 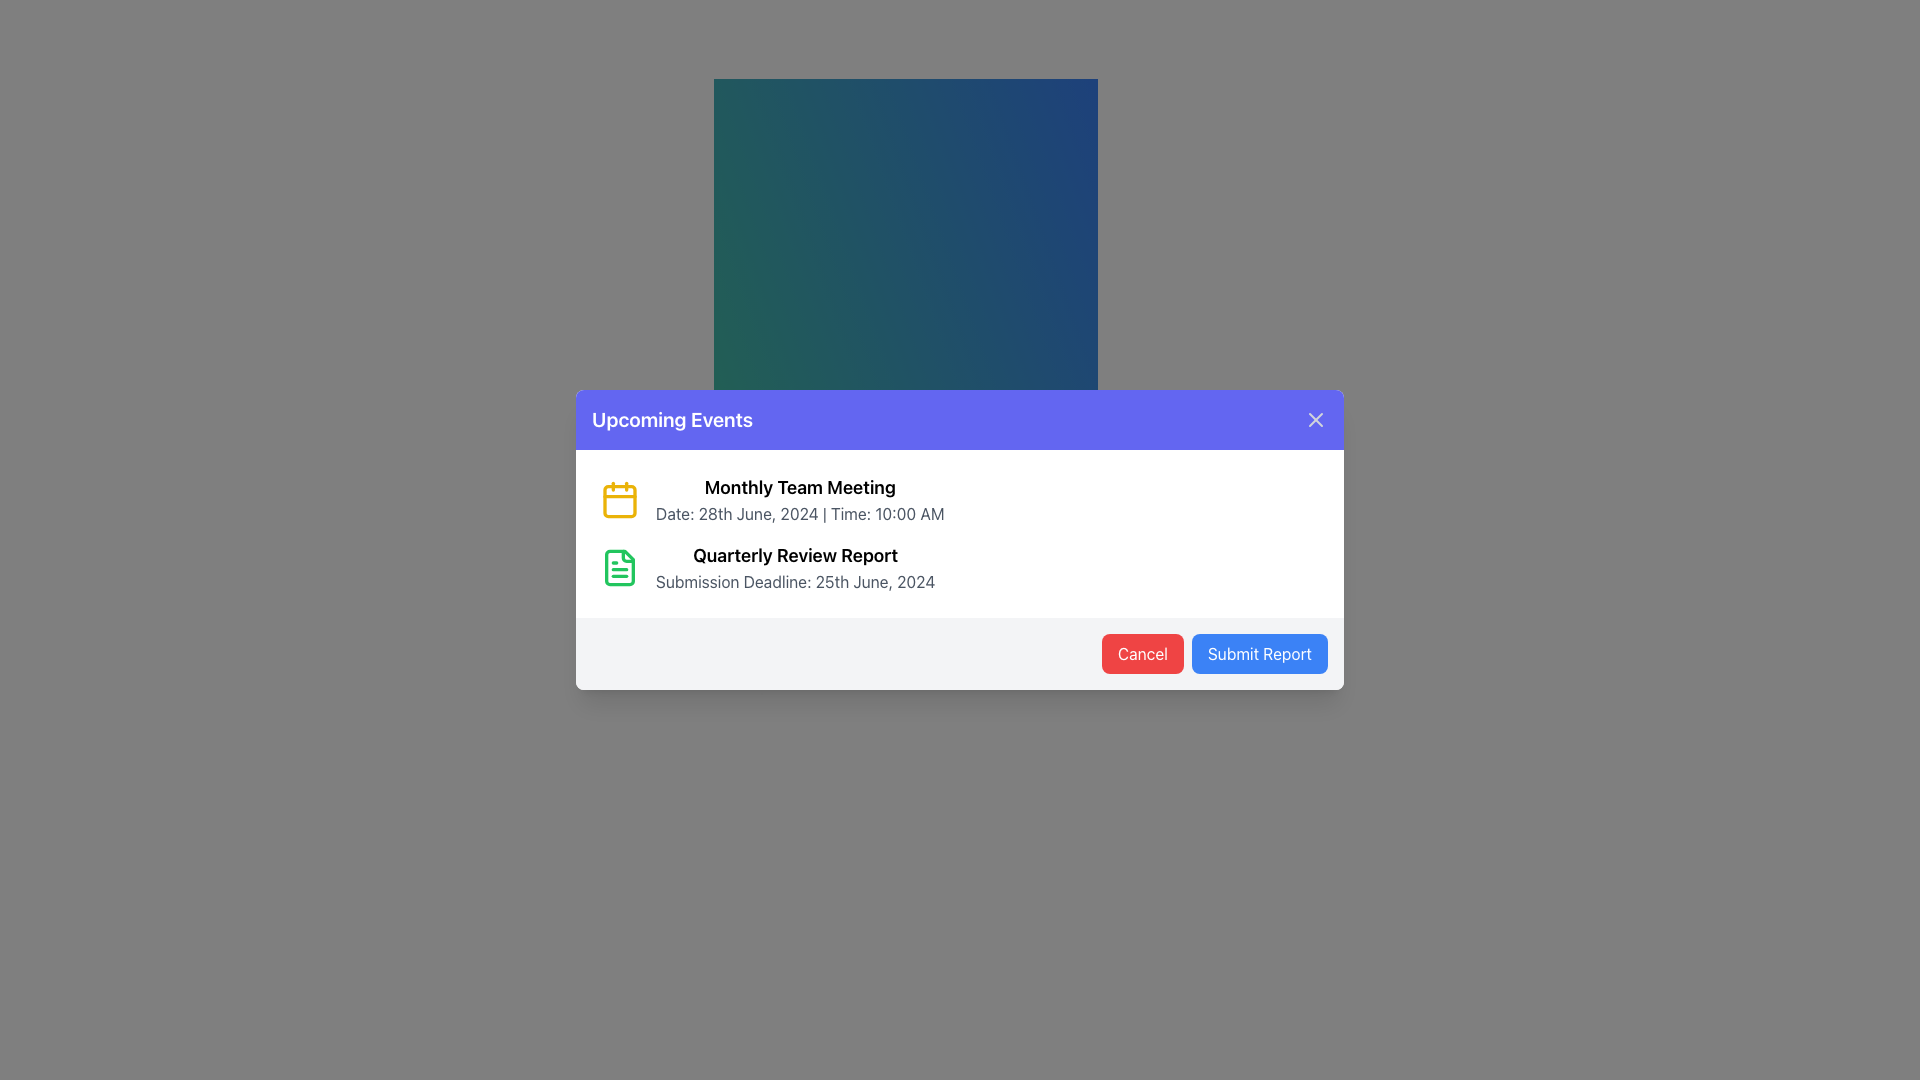 What do you see at coordinates (800, 499) in the screenshot?
I see `event details displayed in the text component labeled 'Monthly Team Meeting' inside the modal dialog below 'Upcoming Events'` at bounding box center [800, 499].